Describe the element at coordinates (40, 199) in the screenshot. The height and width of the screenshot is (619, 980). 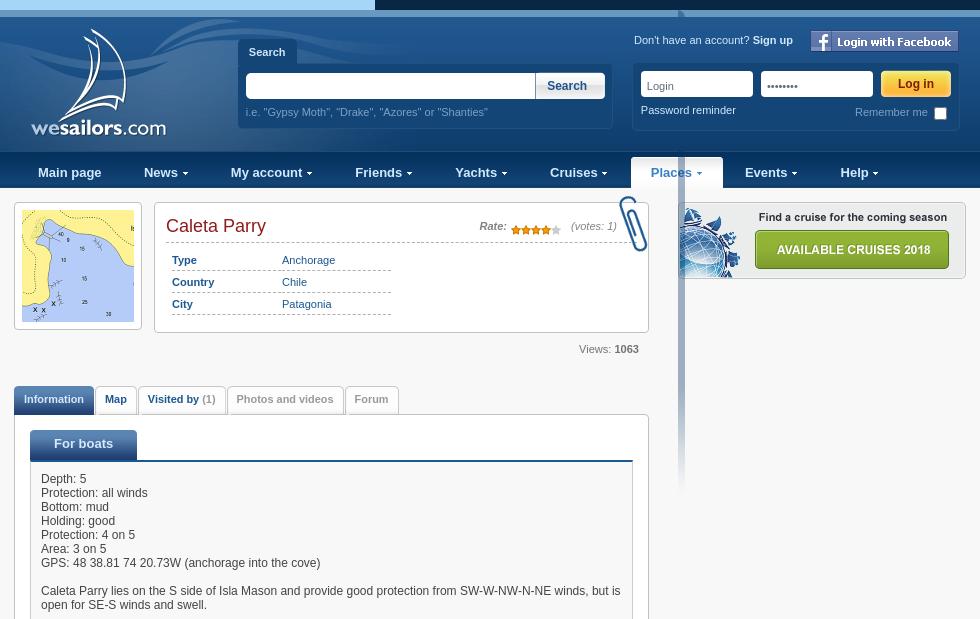
I see `'My wall'` at that location.